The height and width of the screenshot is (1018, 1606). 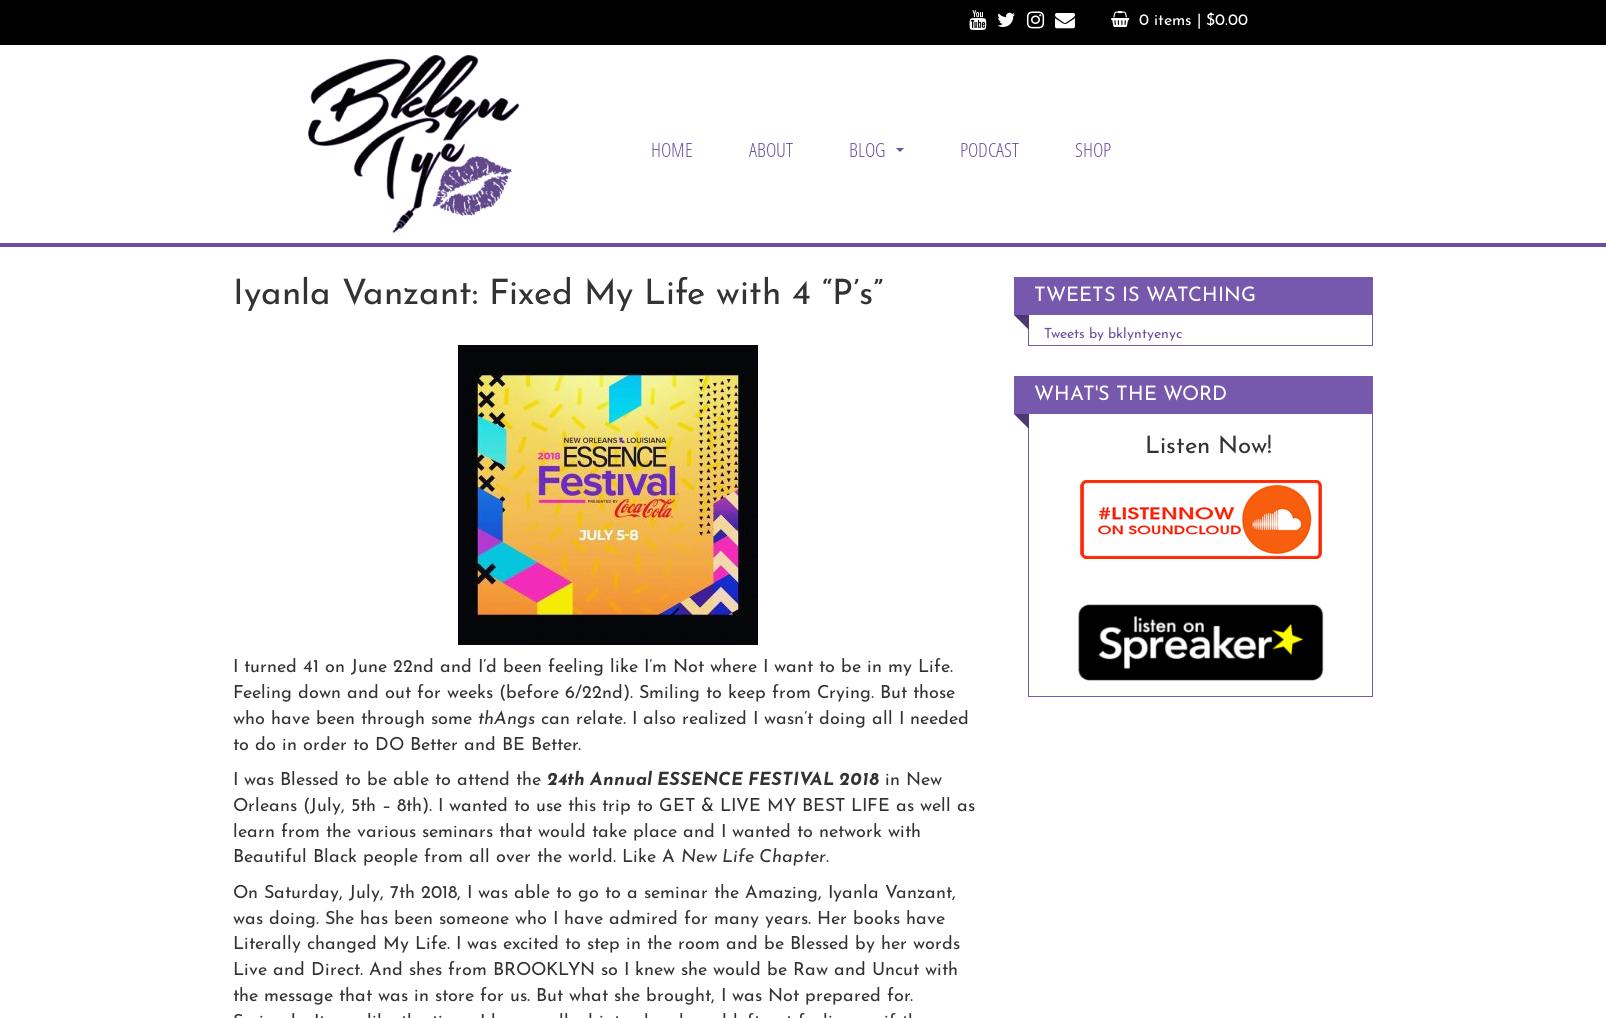 What do you see at coordinates (1093, 147) in the screenshot?
I see `'SHOP'` at bounding box center [1093, 147].